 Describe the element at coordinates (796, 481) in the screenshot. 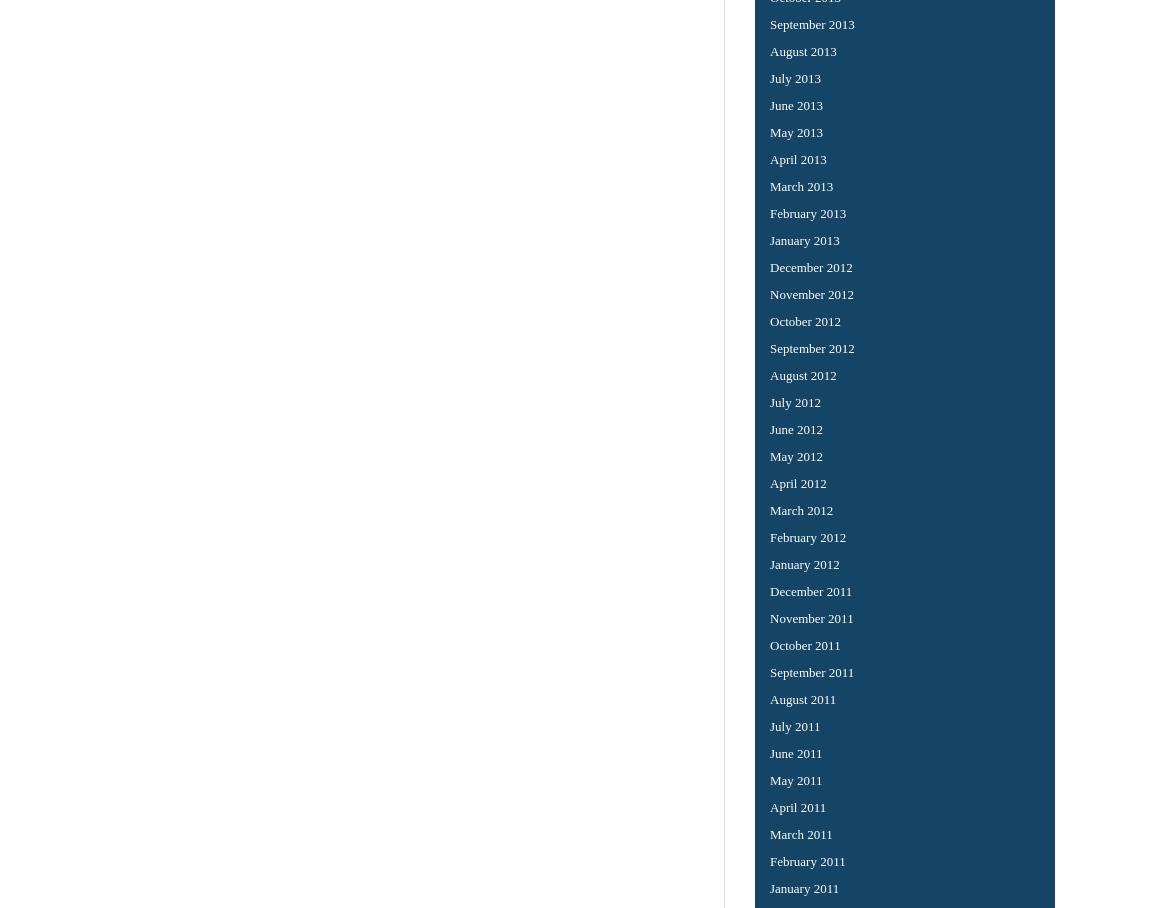

I see `'April 2012'` at that location.